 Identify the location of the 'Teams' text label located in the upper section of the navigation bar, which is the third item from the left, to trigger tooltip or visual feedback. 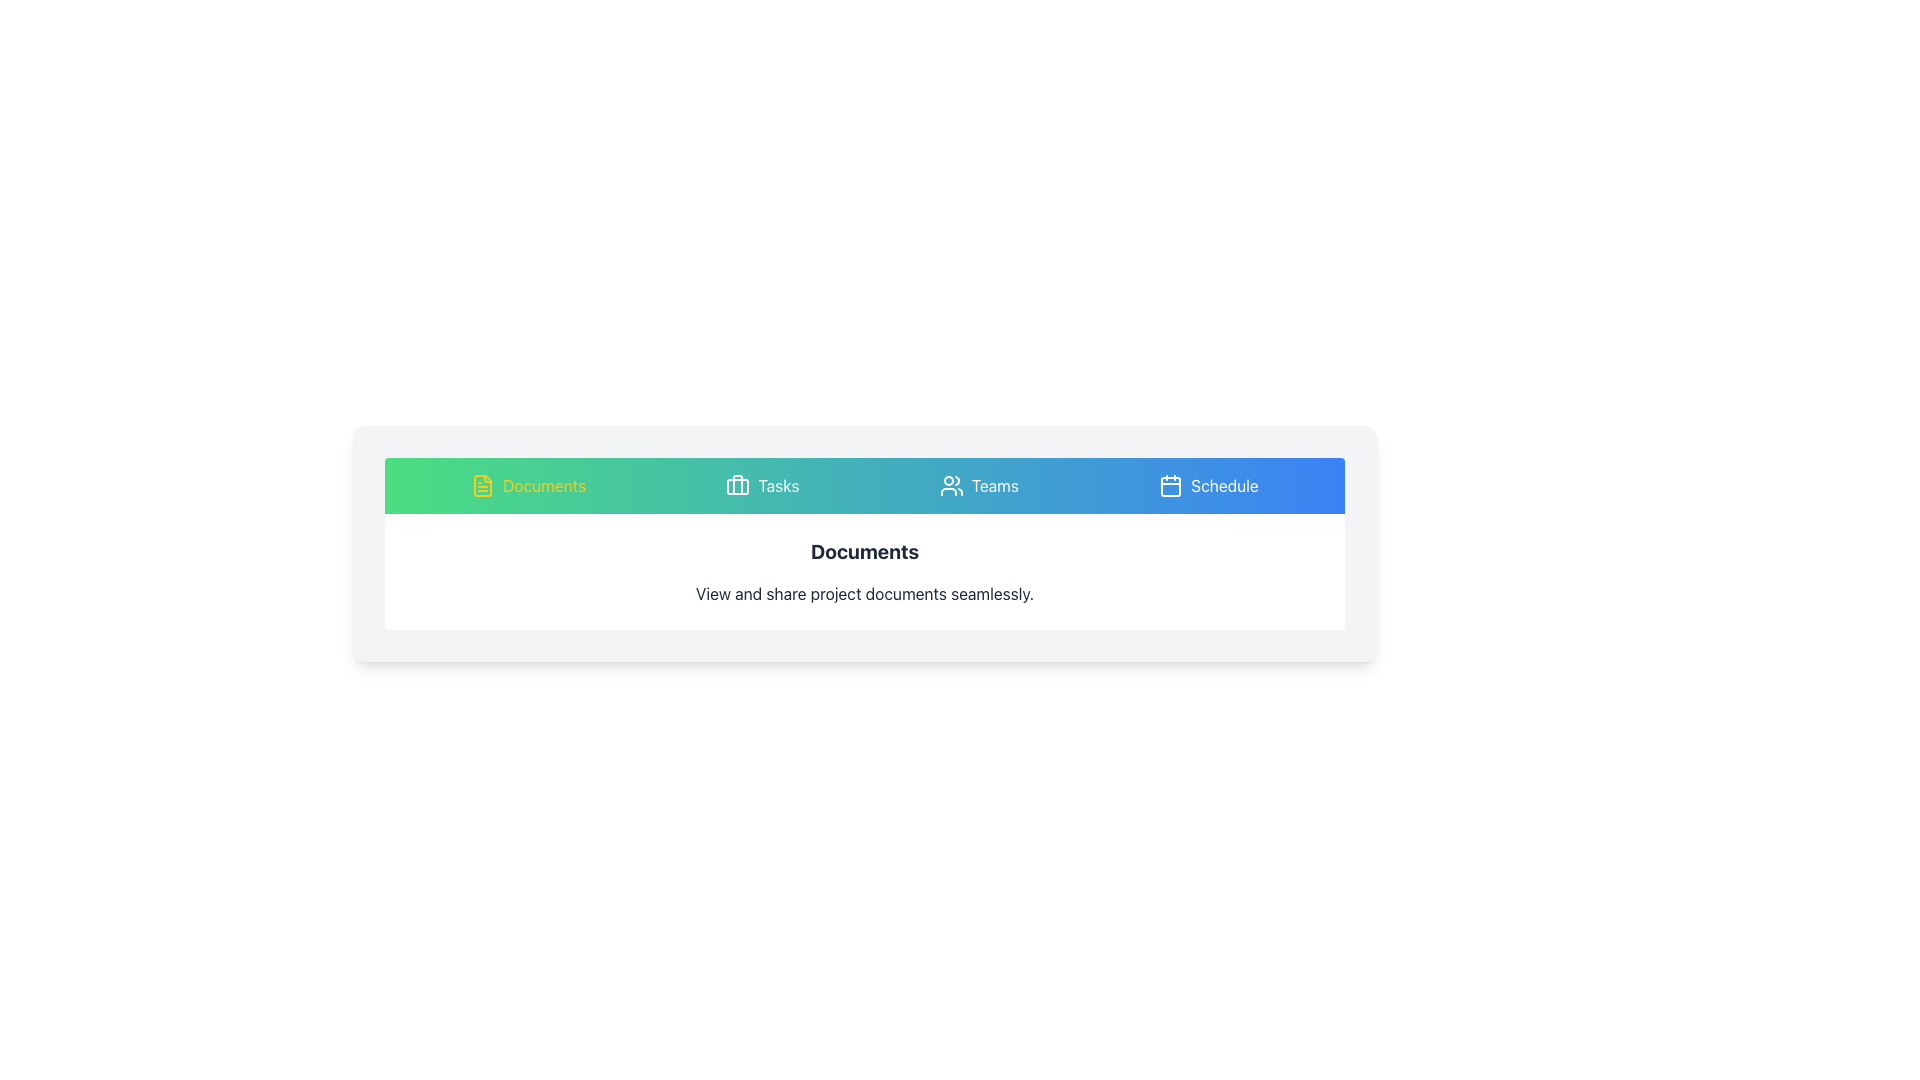
(995, 486).